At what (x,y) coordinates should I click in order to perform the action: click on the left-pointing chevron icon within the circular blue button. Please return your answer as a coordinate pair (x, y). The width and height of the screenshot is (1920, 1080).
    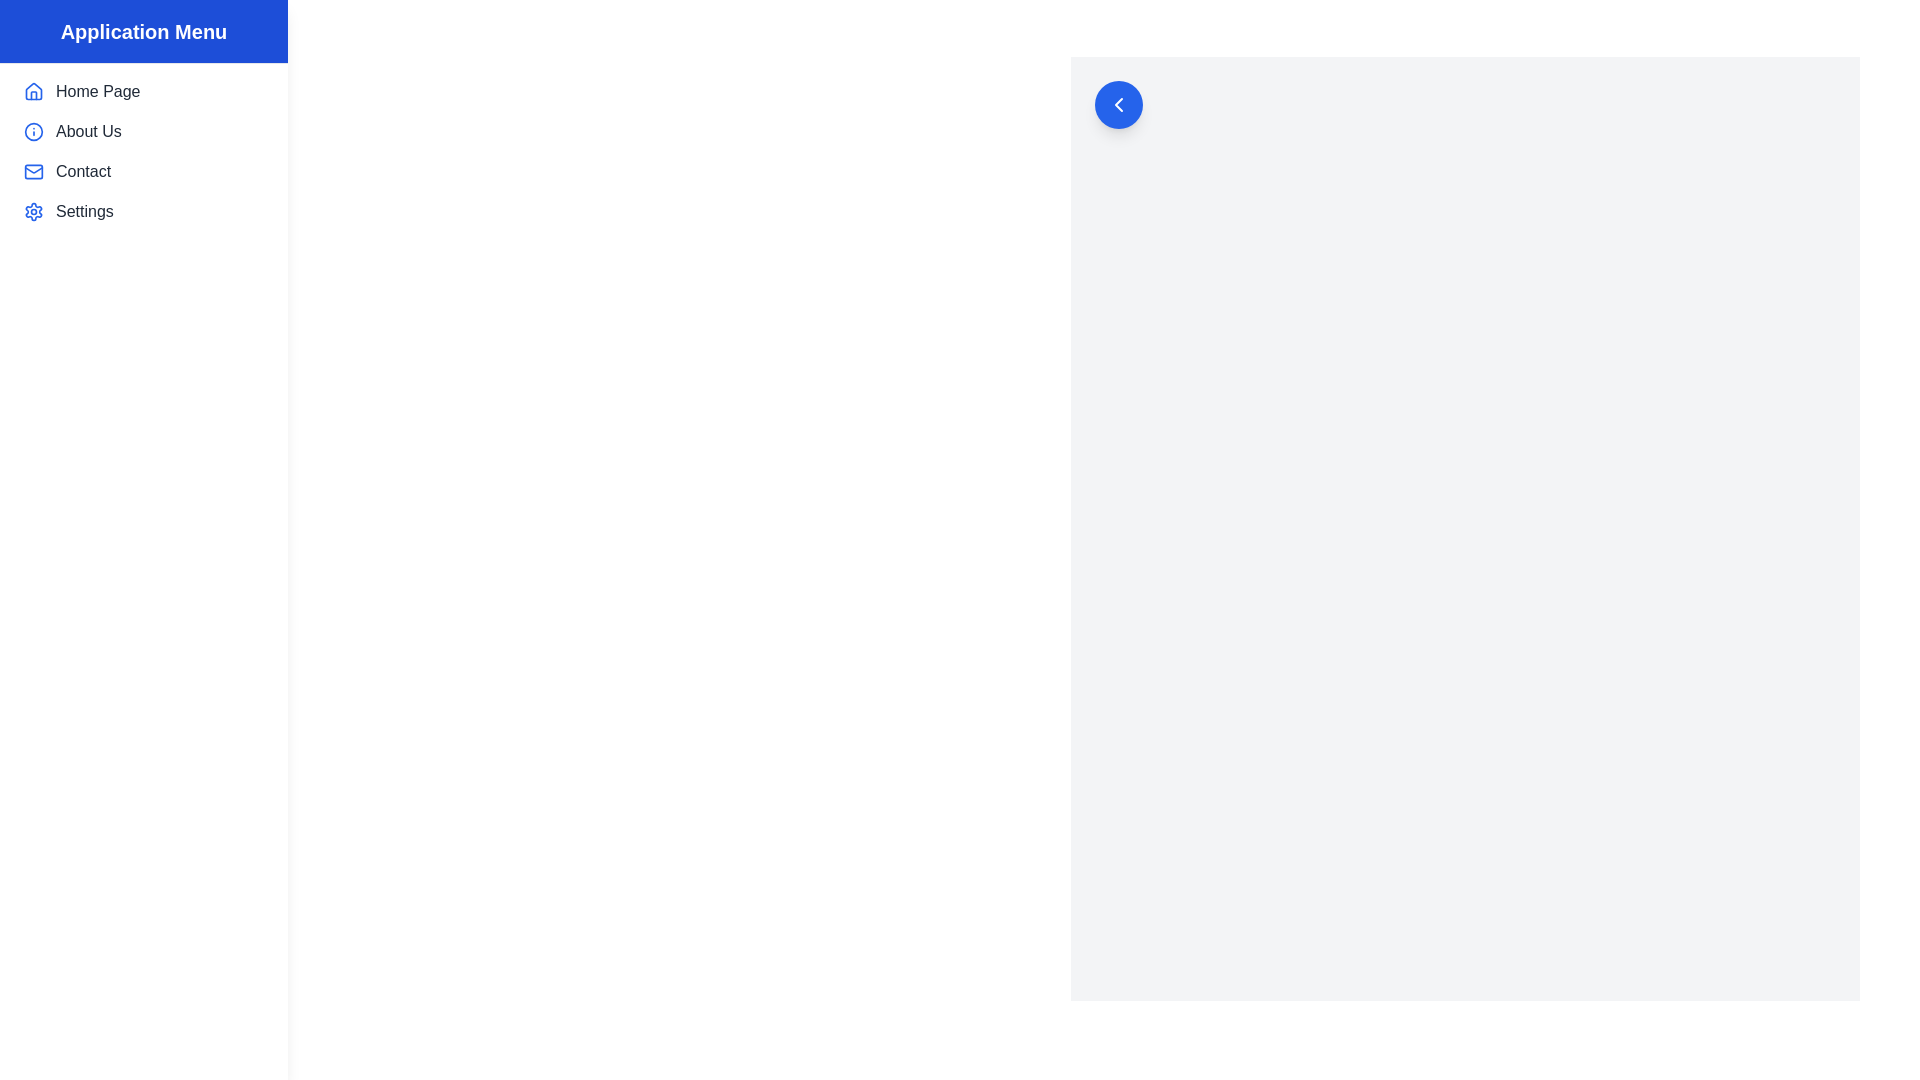
    Looking at the image, I should click on (1117, 104).